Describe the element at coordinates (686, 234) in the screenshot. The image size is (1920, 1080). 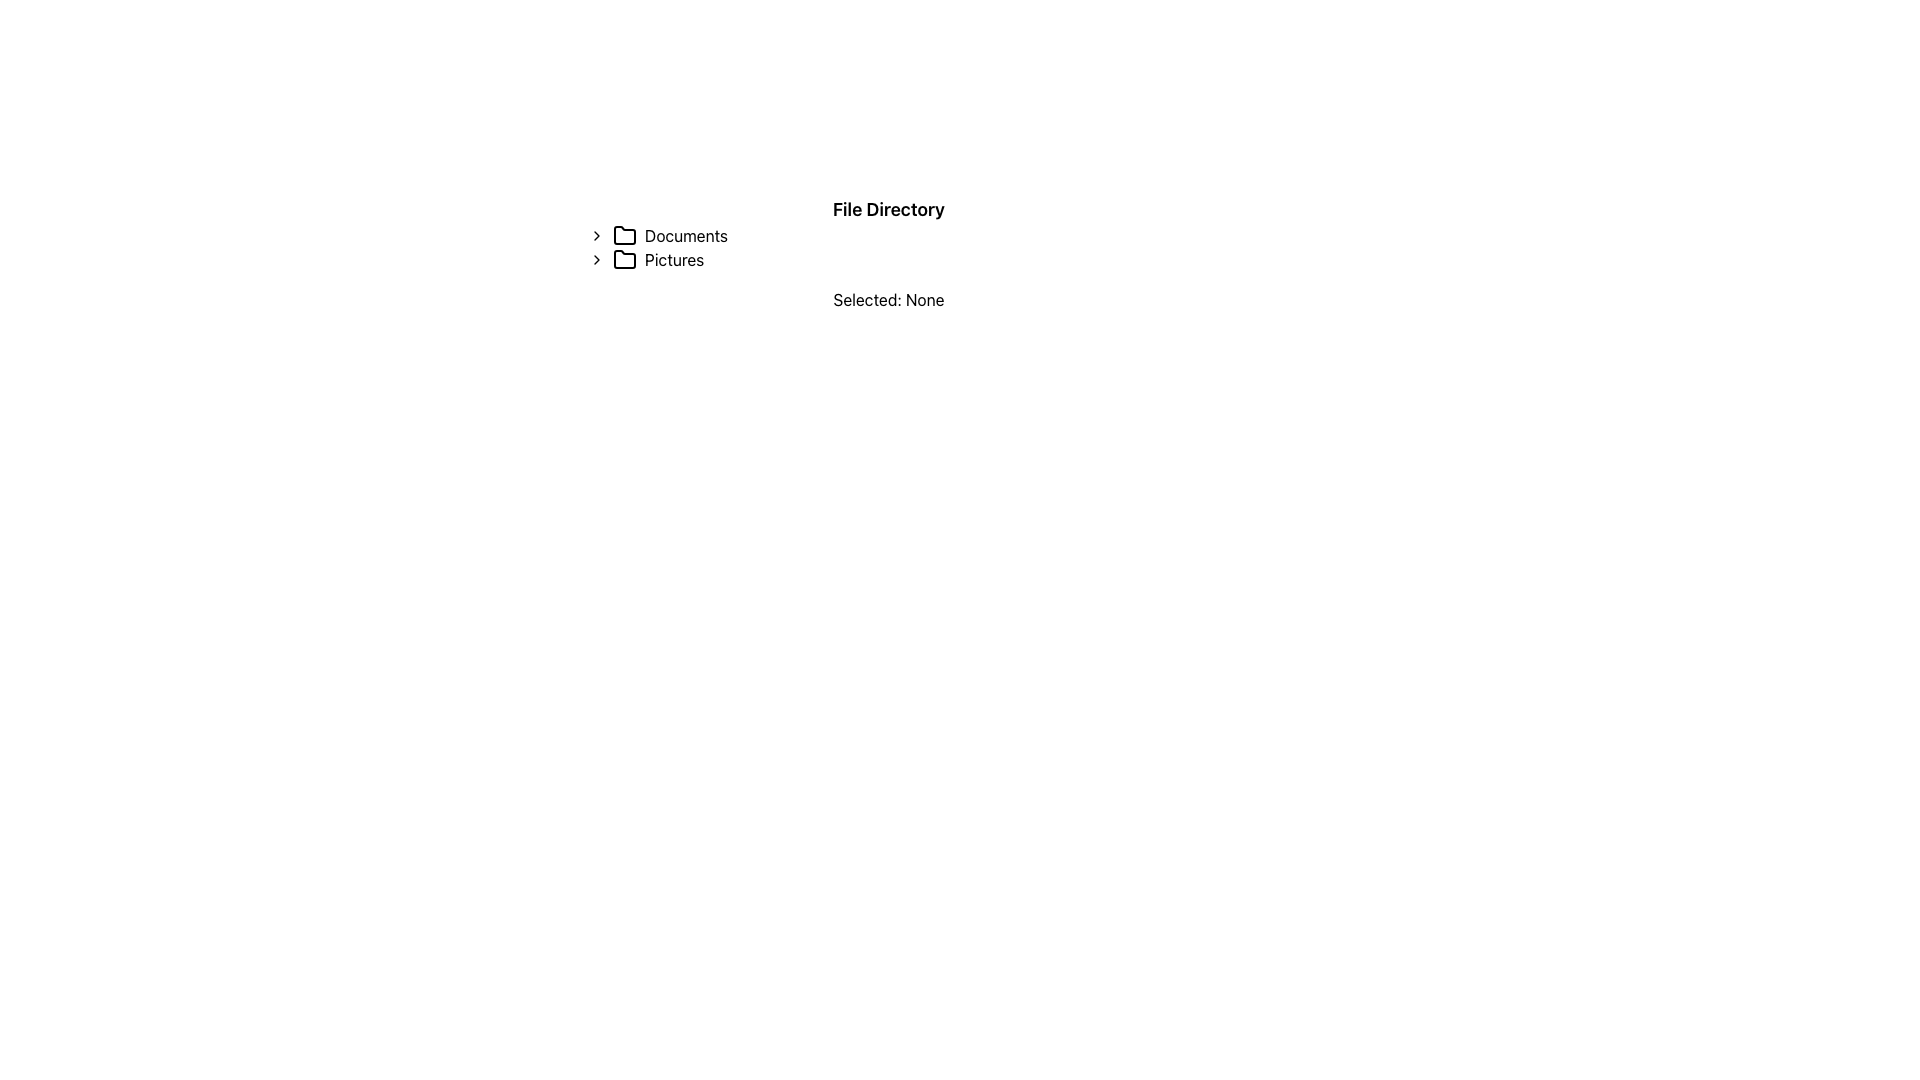
I see `the 'Documents' text label` at that location.